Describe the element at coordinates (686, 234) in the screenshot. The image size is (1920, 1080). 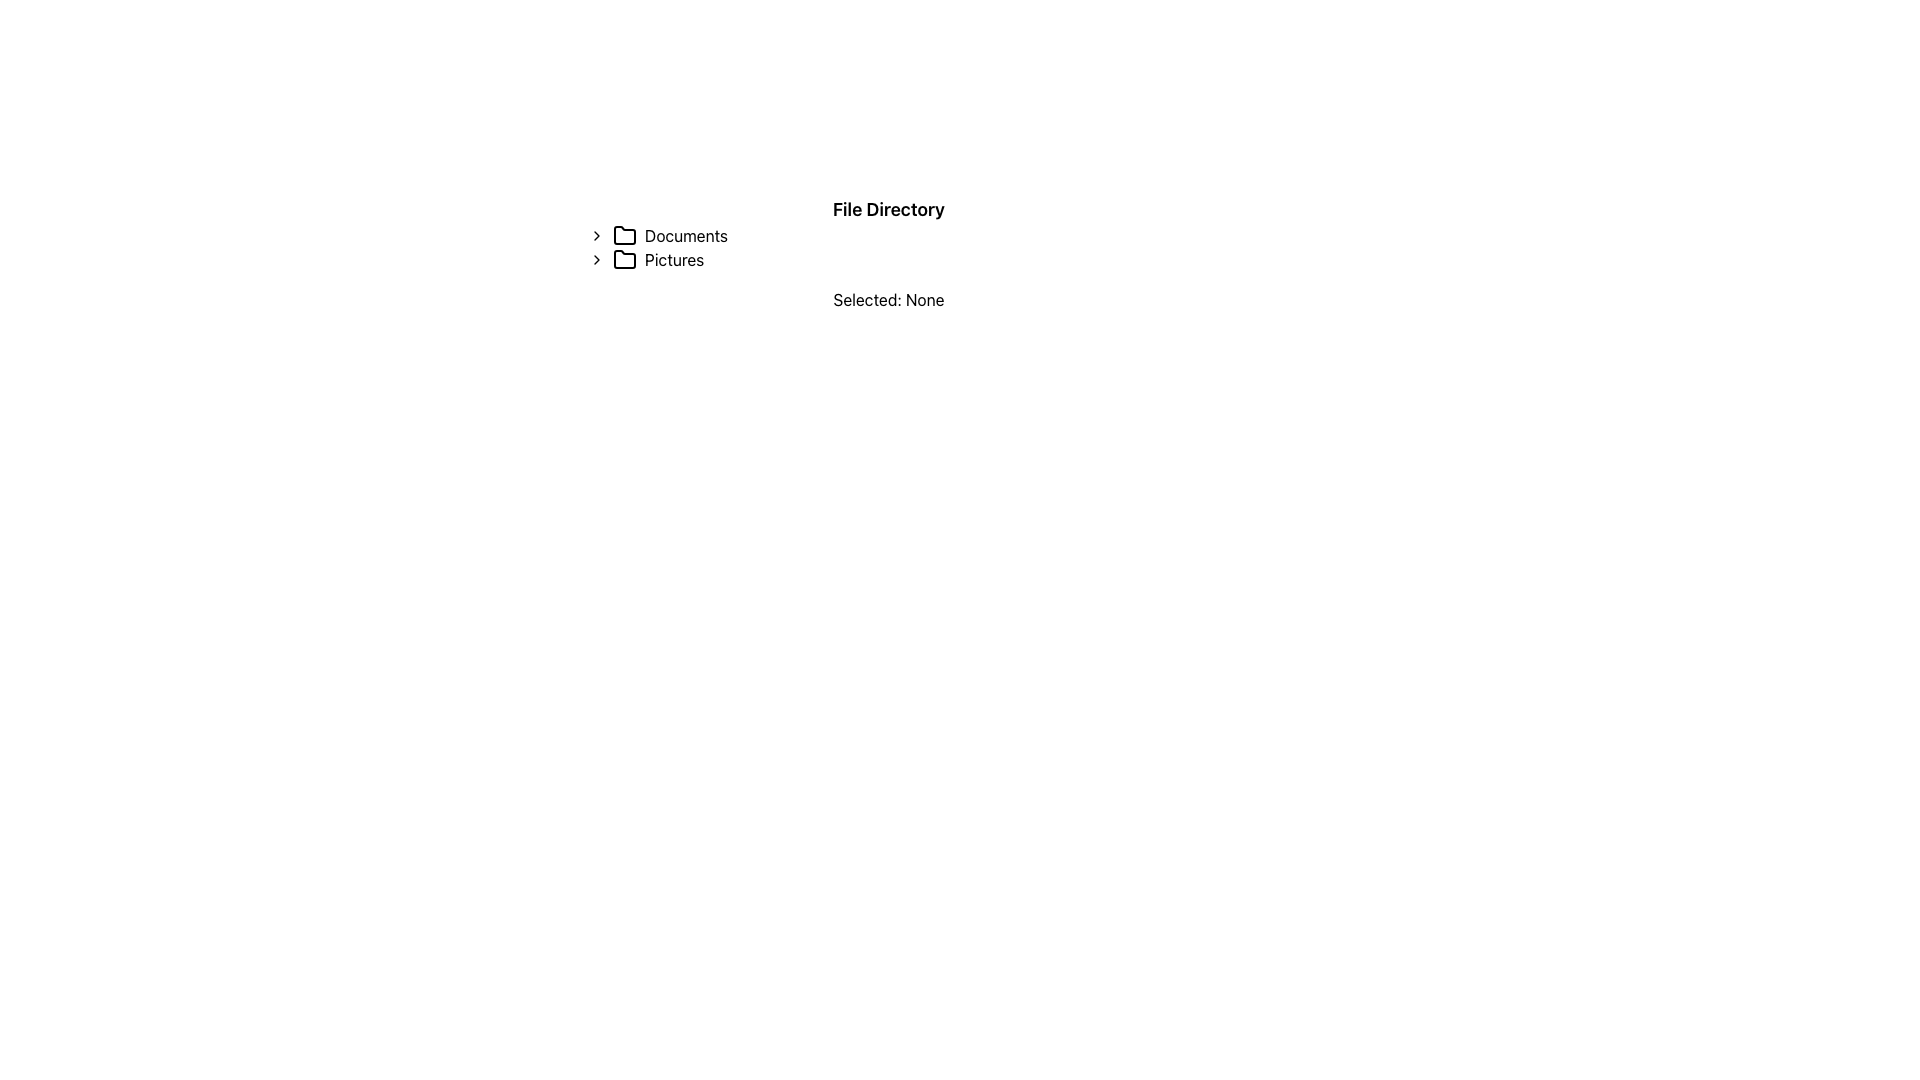
I see `the 'Documents' text label` at that location.